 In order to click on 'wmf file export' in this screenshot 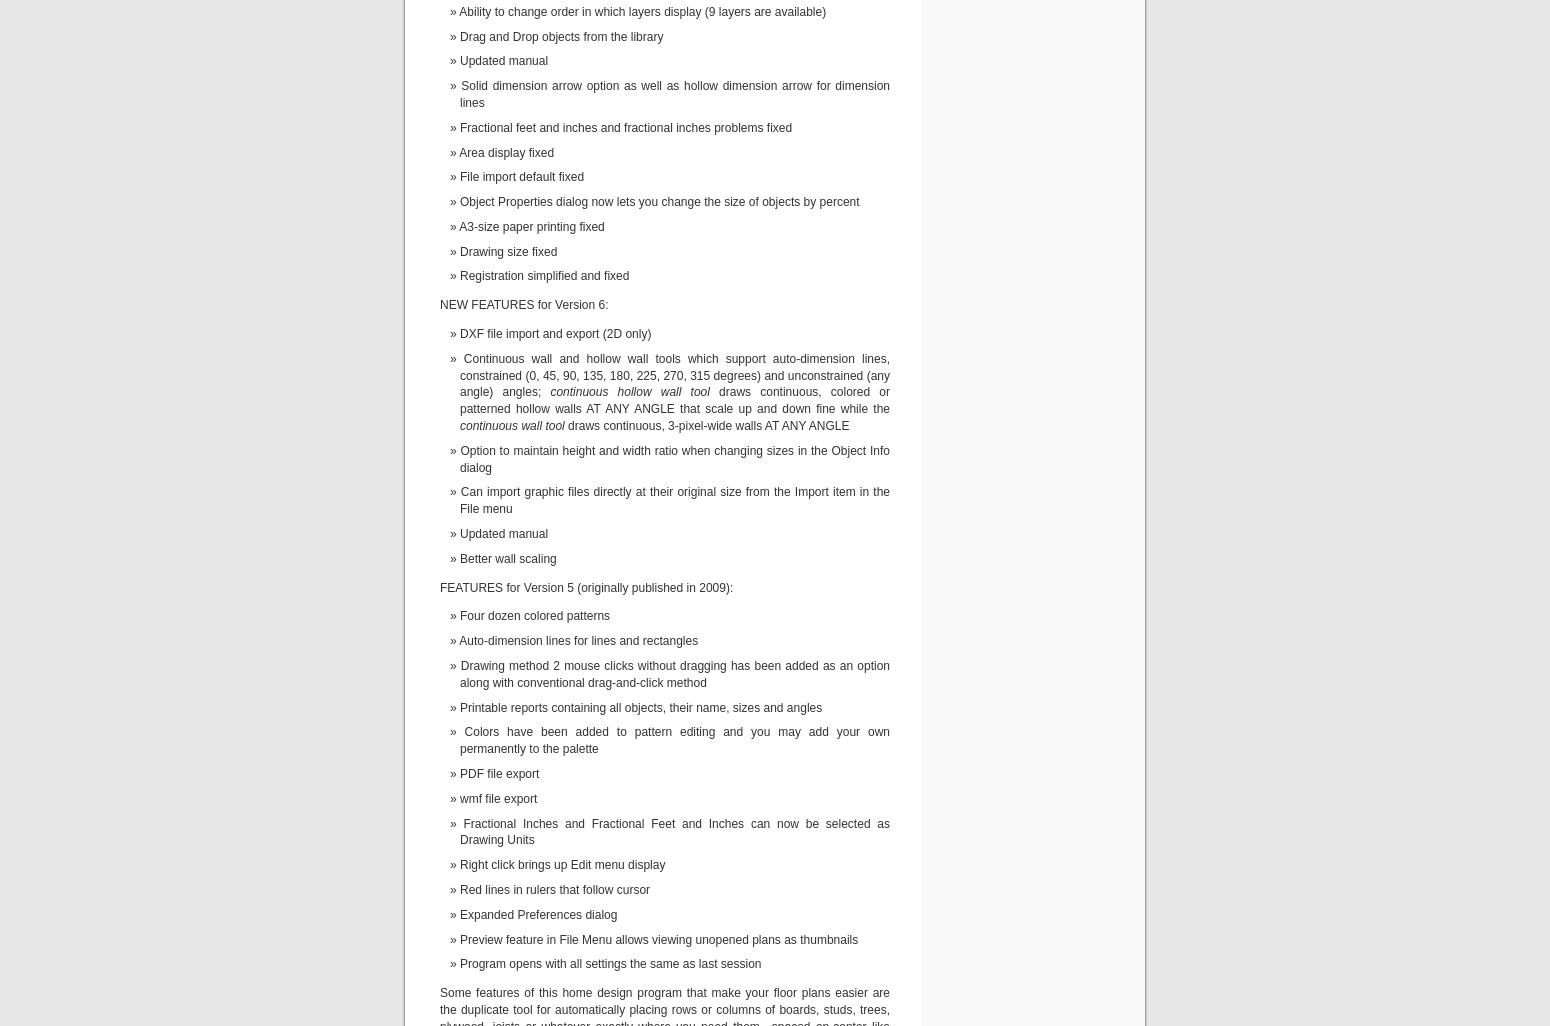, I will do `click(497, 797)`.